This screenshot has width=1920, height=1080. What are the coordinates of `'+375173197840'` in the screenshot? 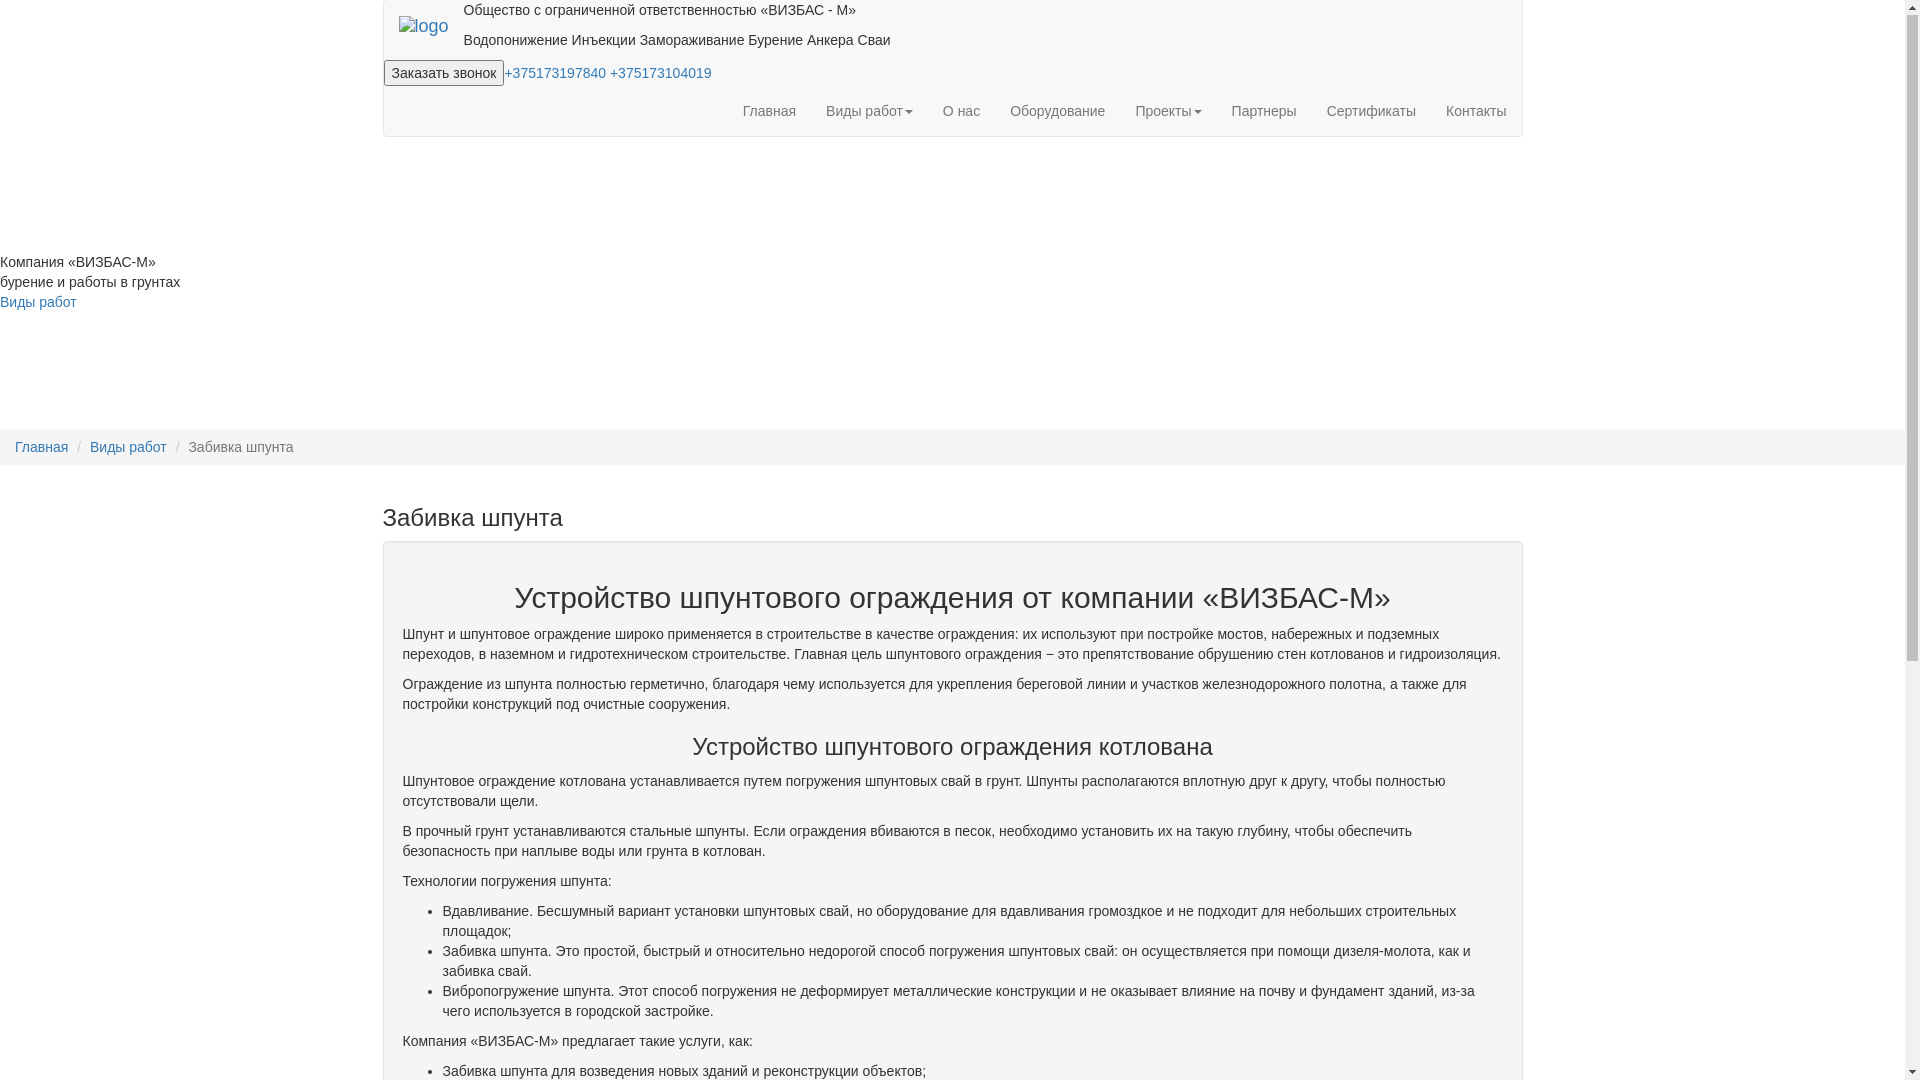 It's located at (556, 72).